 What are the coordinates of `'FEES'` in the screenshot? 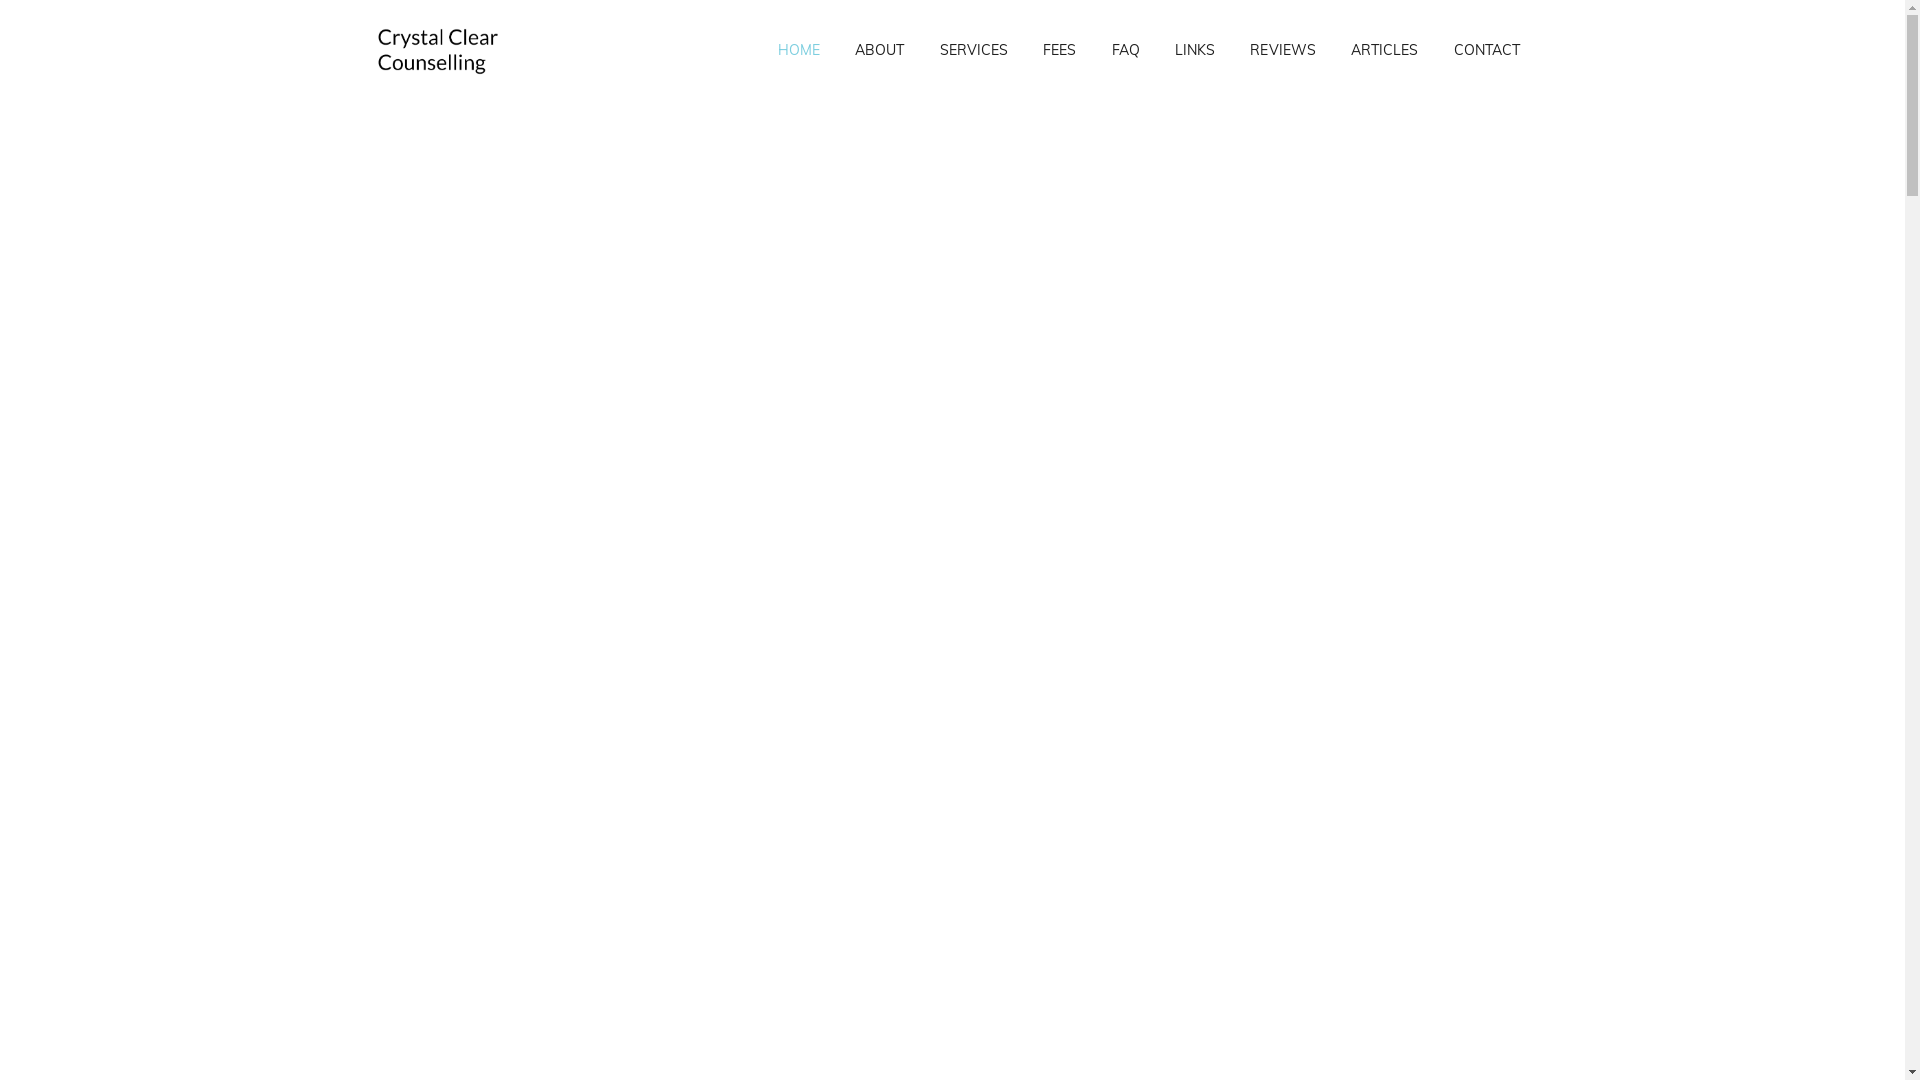 It's located at (1059, 49).